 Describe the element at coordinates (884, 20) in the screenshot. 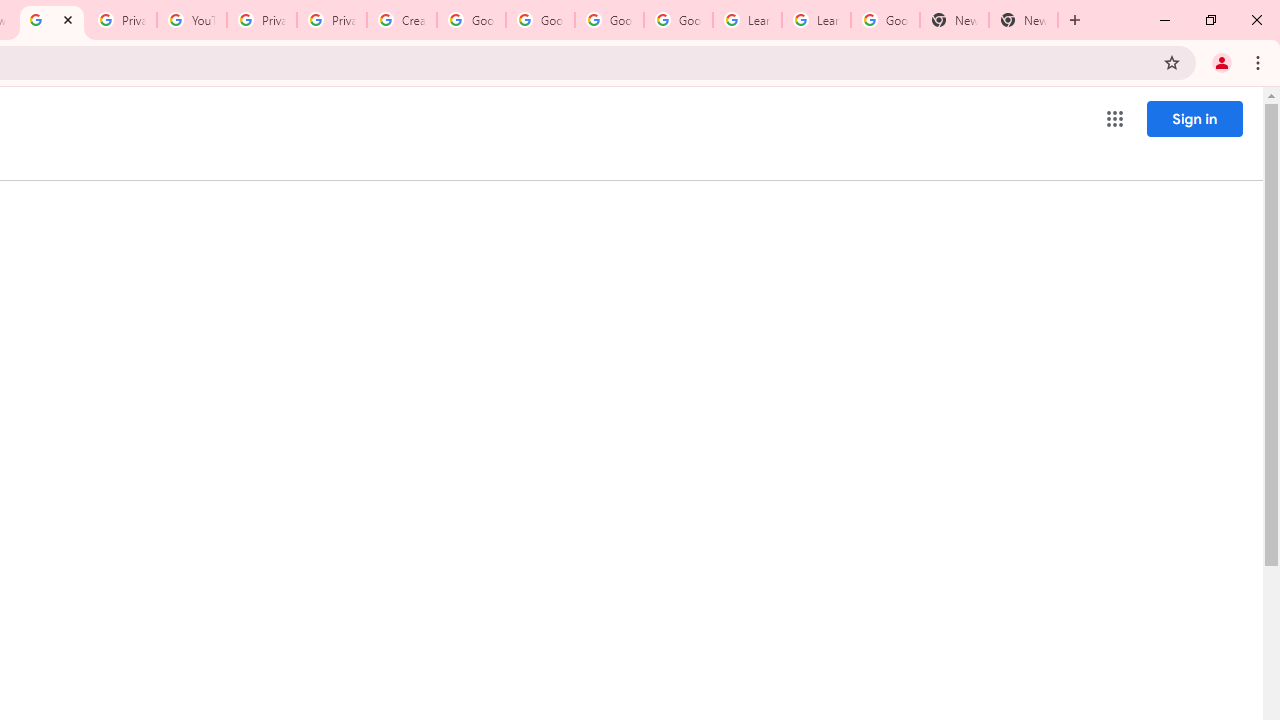

I see `'Google Account'` at that location.